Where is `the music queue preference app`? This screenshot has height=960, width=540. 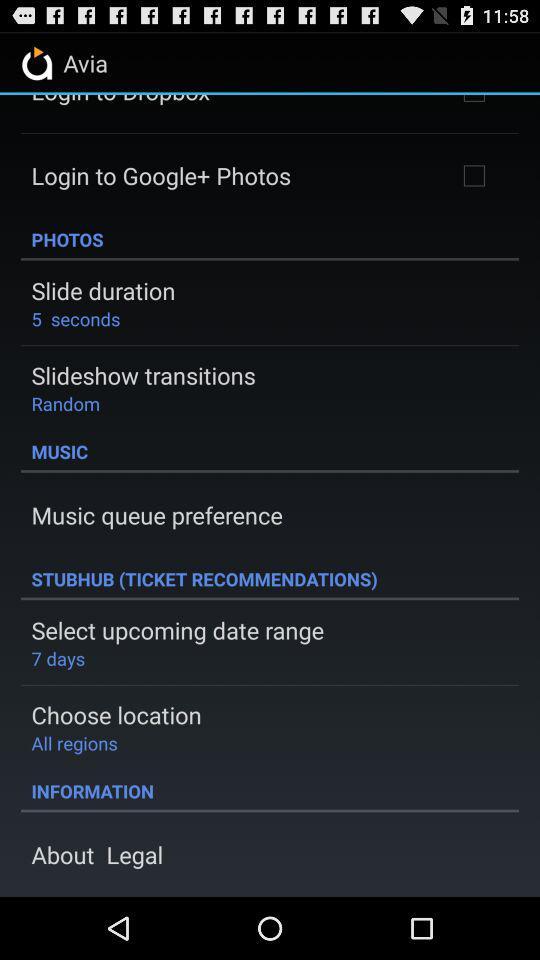
the music queue preference app is located at coordinates (156, 514).